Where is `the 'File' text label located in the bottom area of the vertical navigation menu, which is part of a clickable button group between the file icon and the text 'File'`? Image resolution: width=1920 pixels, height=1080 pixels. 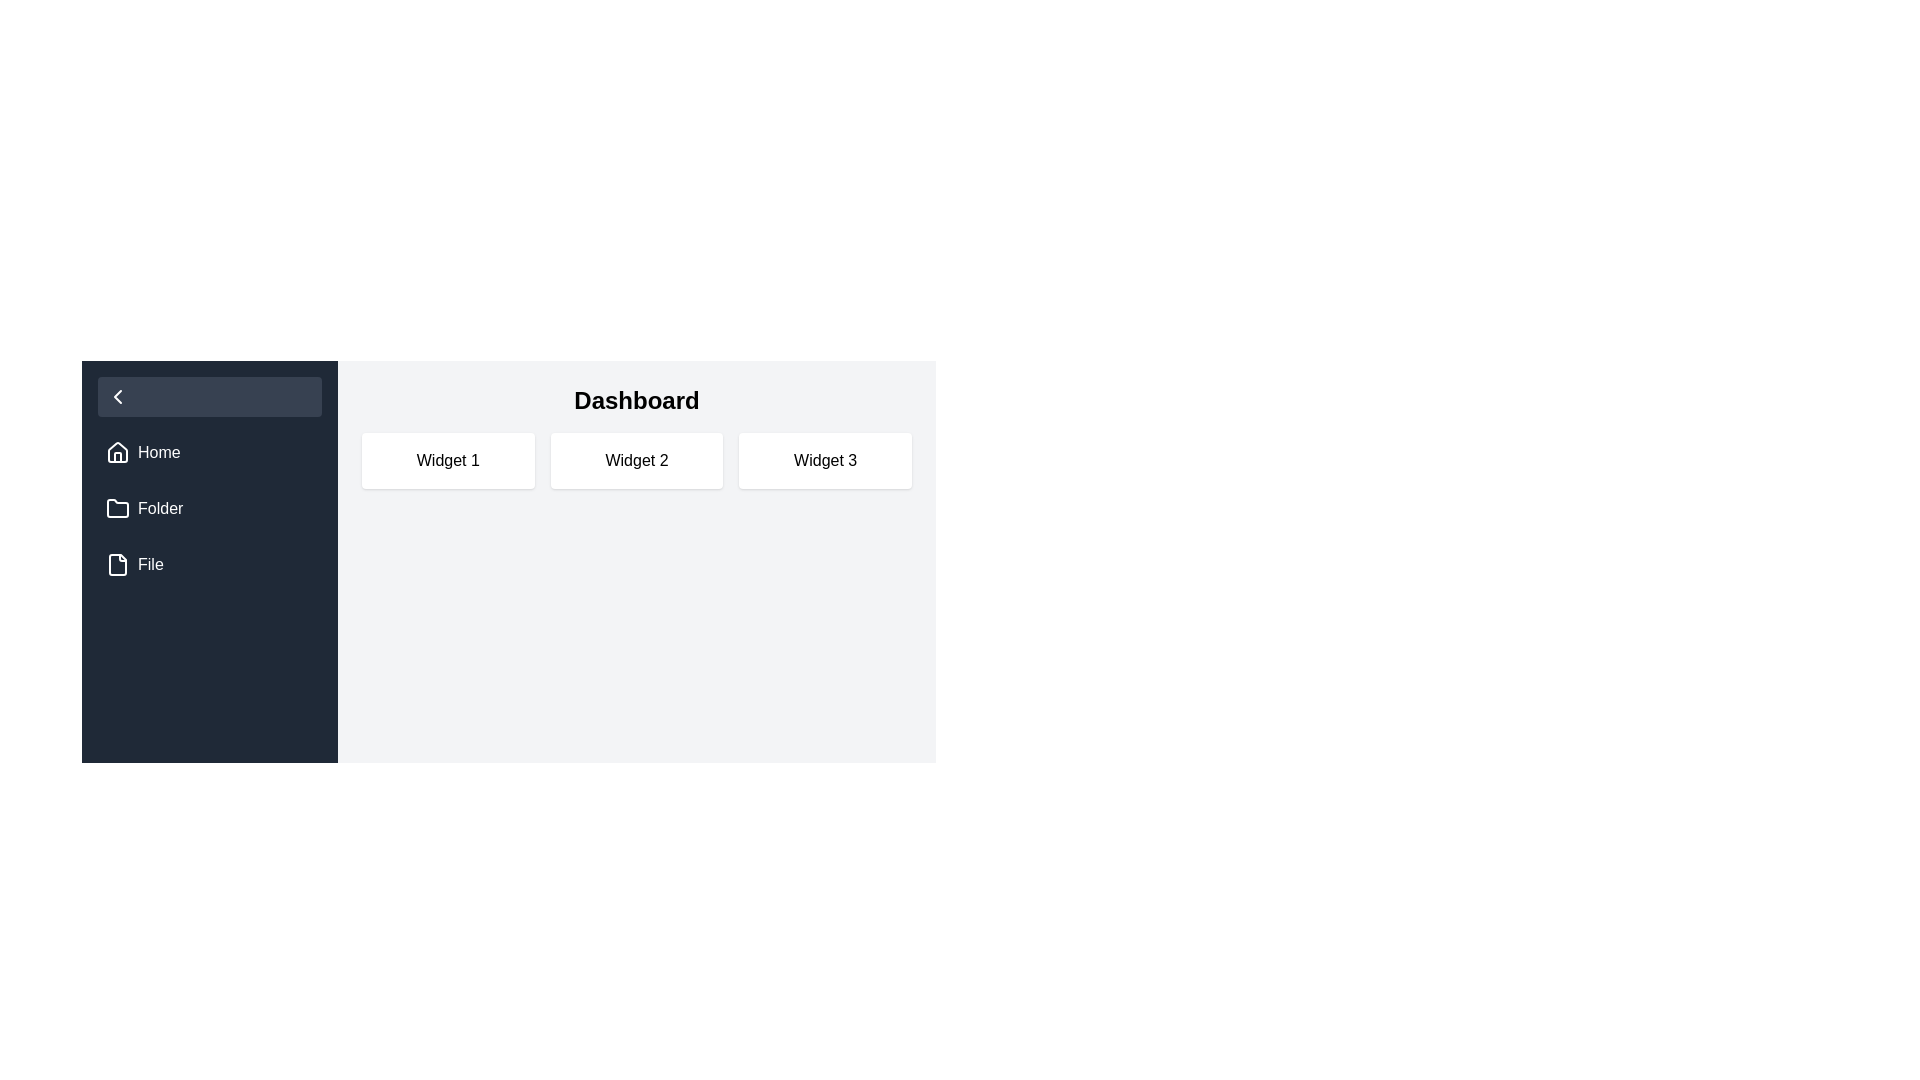
the 'File' text label located in the bottom area of the vertical navigation menu, which is part of a clickable button group between the file icon and the text 'File' is located at coordinates (149, 564).